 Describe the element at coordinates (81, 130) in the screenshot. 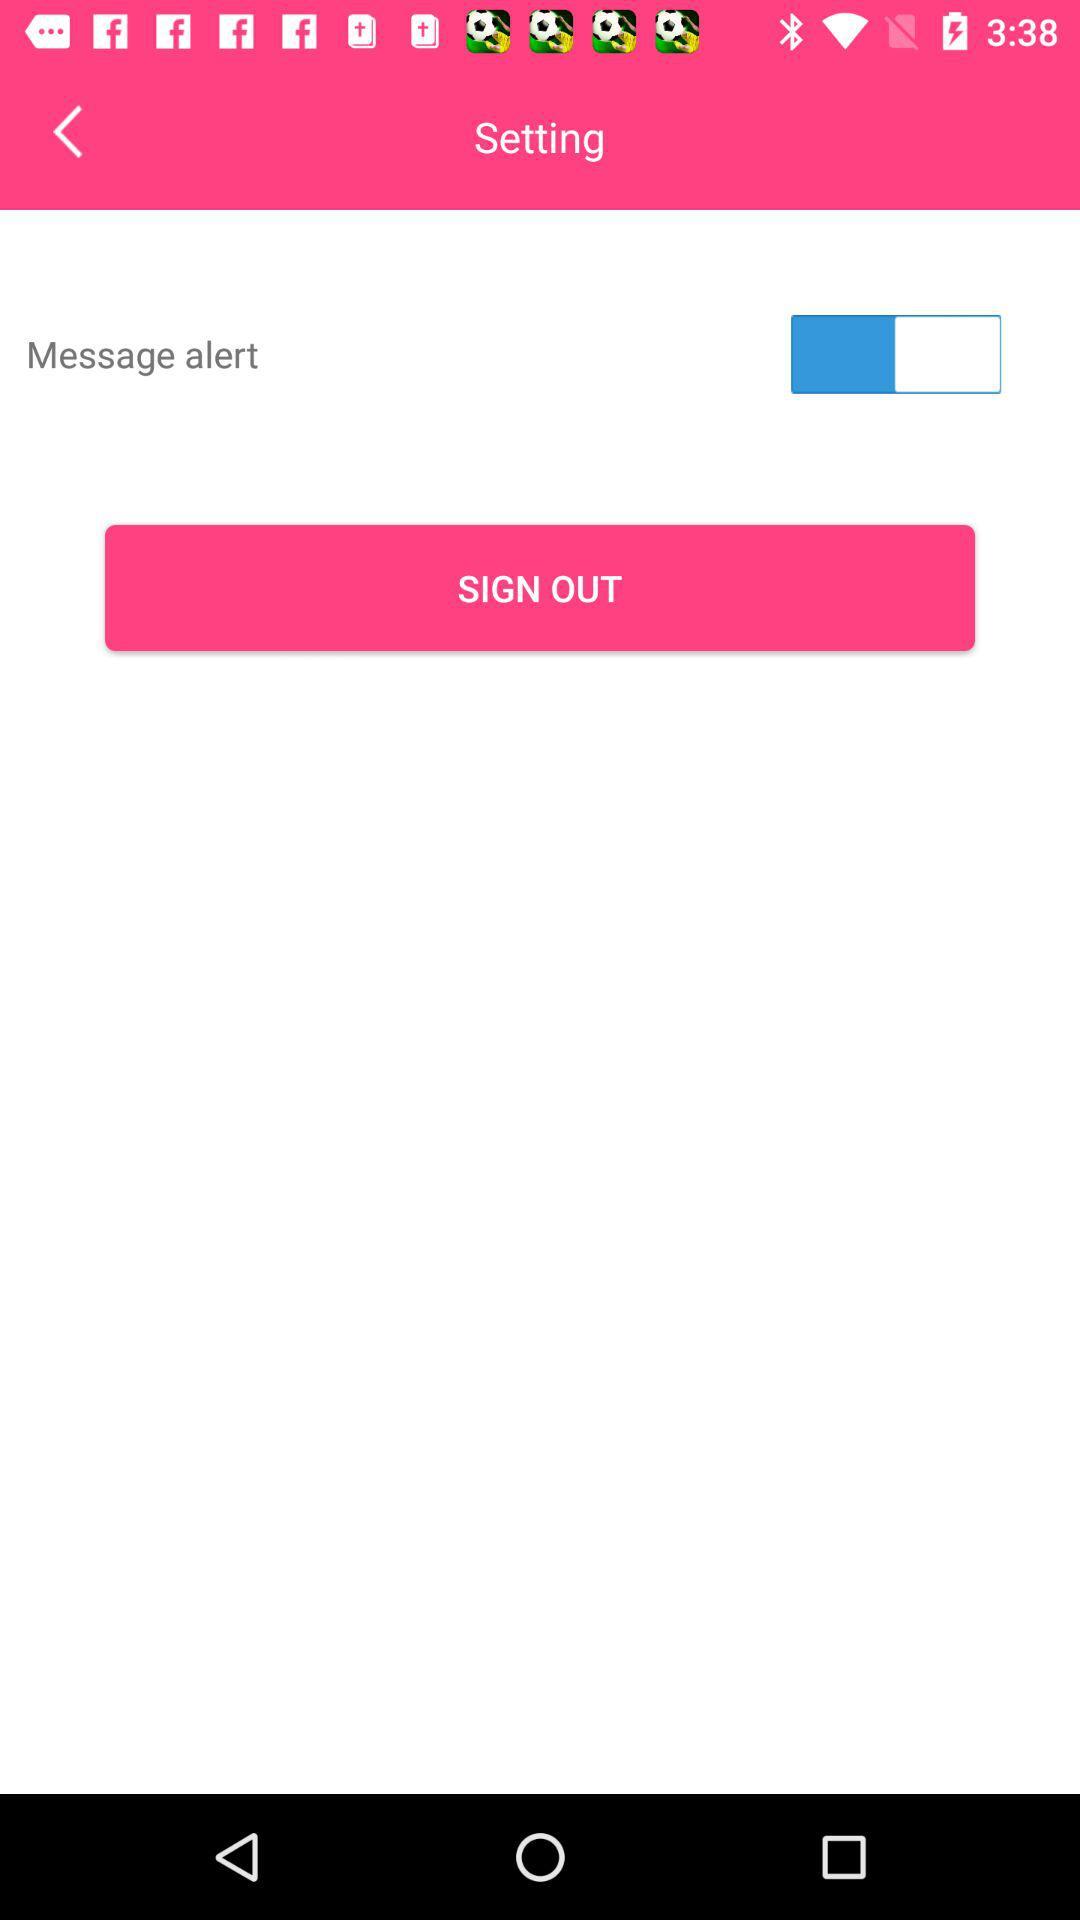

I see `the item to the left of setting` at that location.